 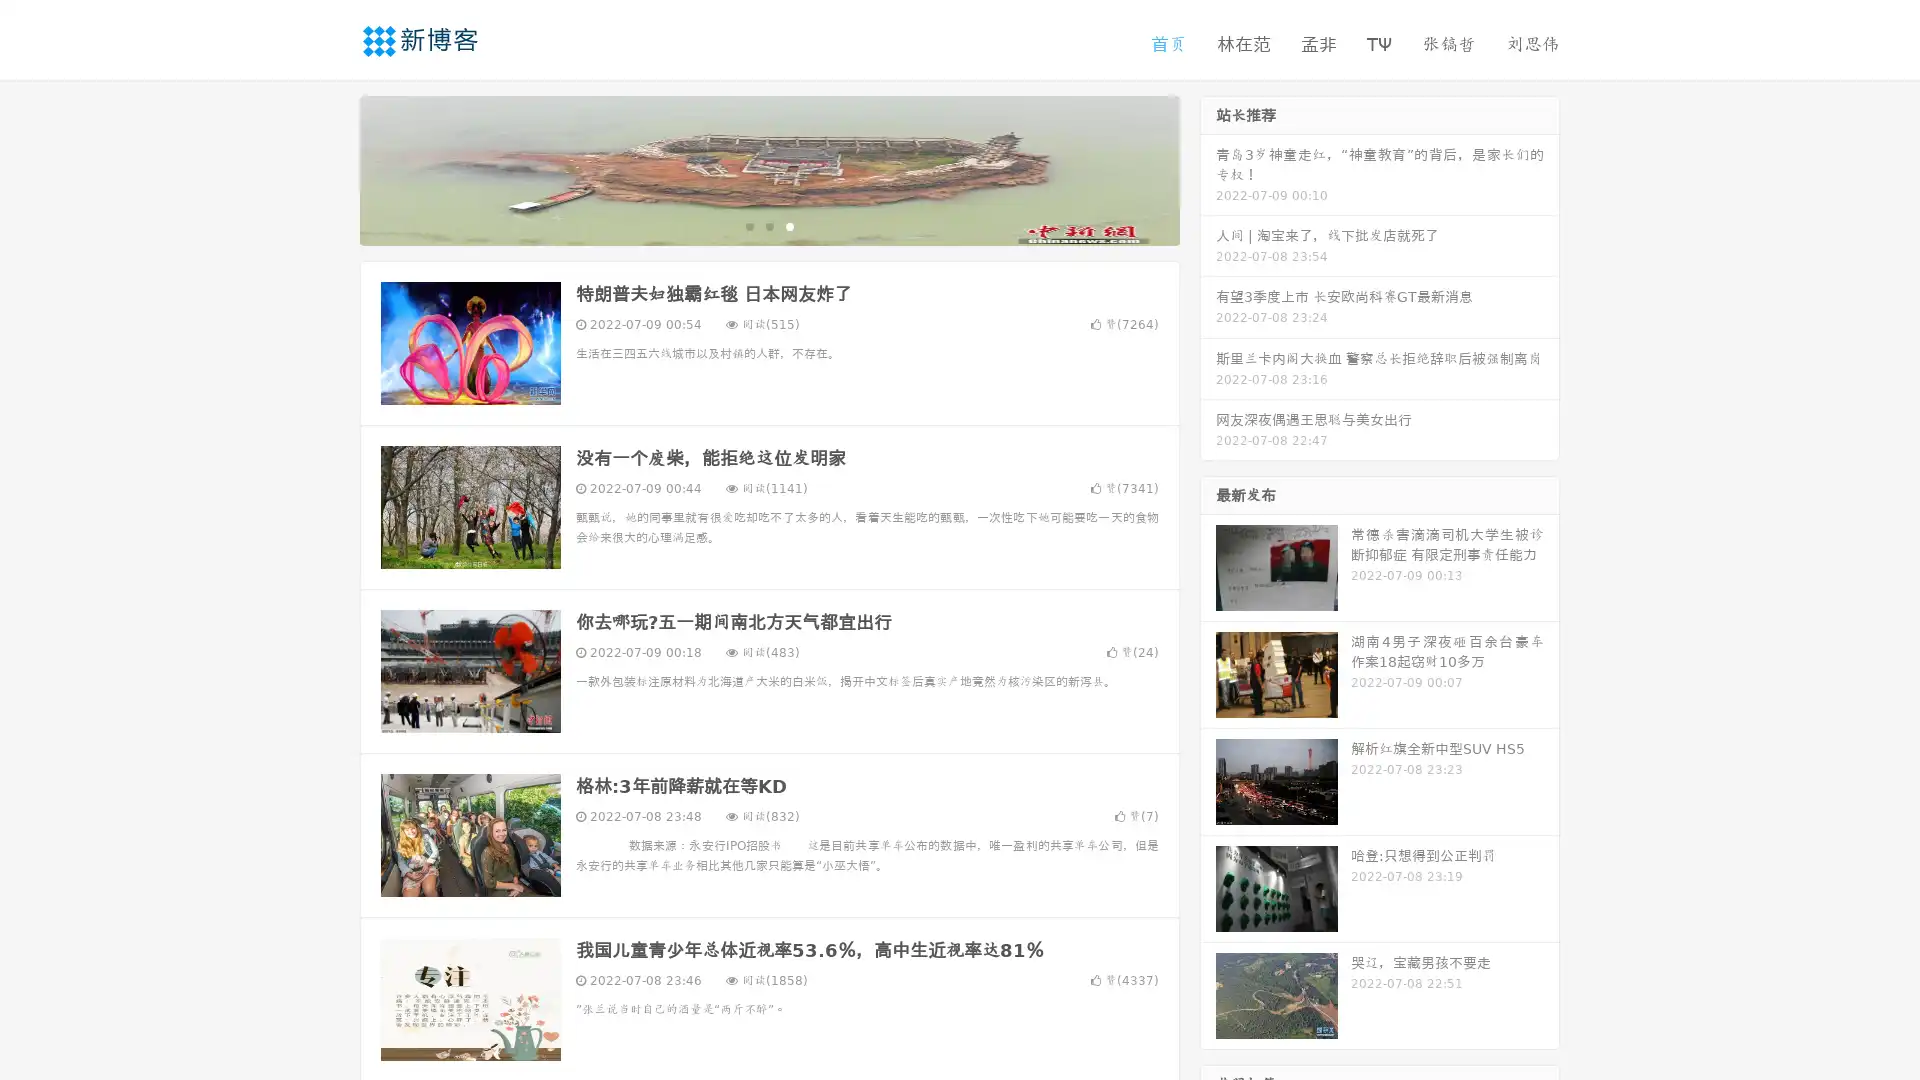 I want to click on Go to slide 1, so click(x=748, y=225).